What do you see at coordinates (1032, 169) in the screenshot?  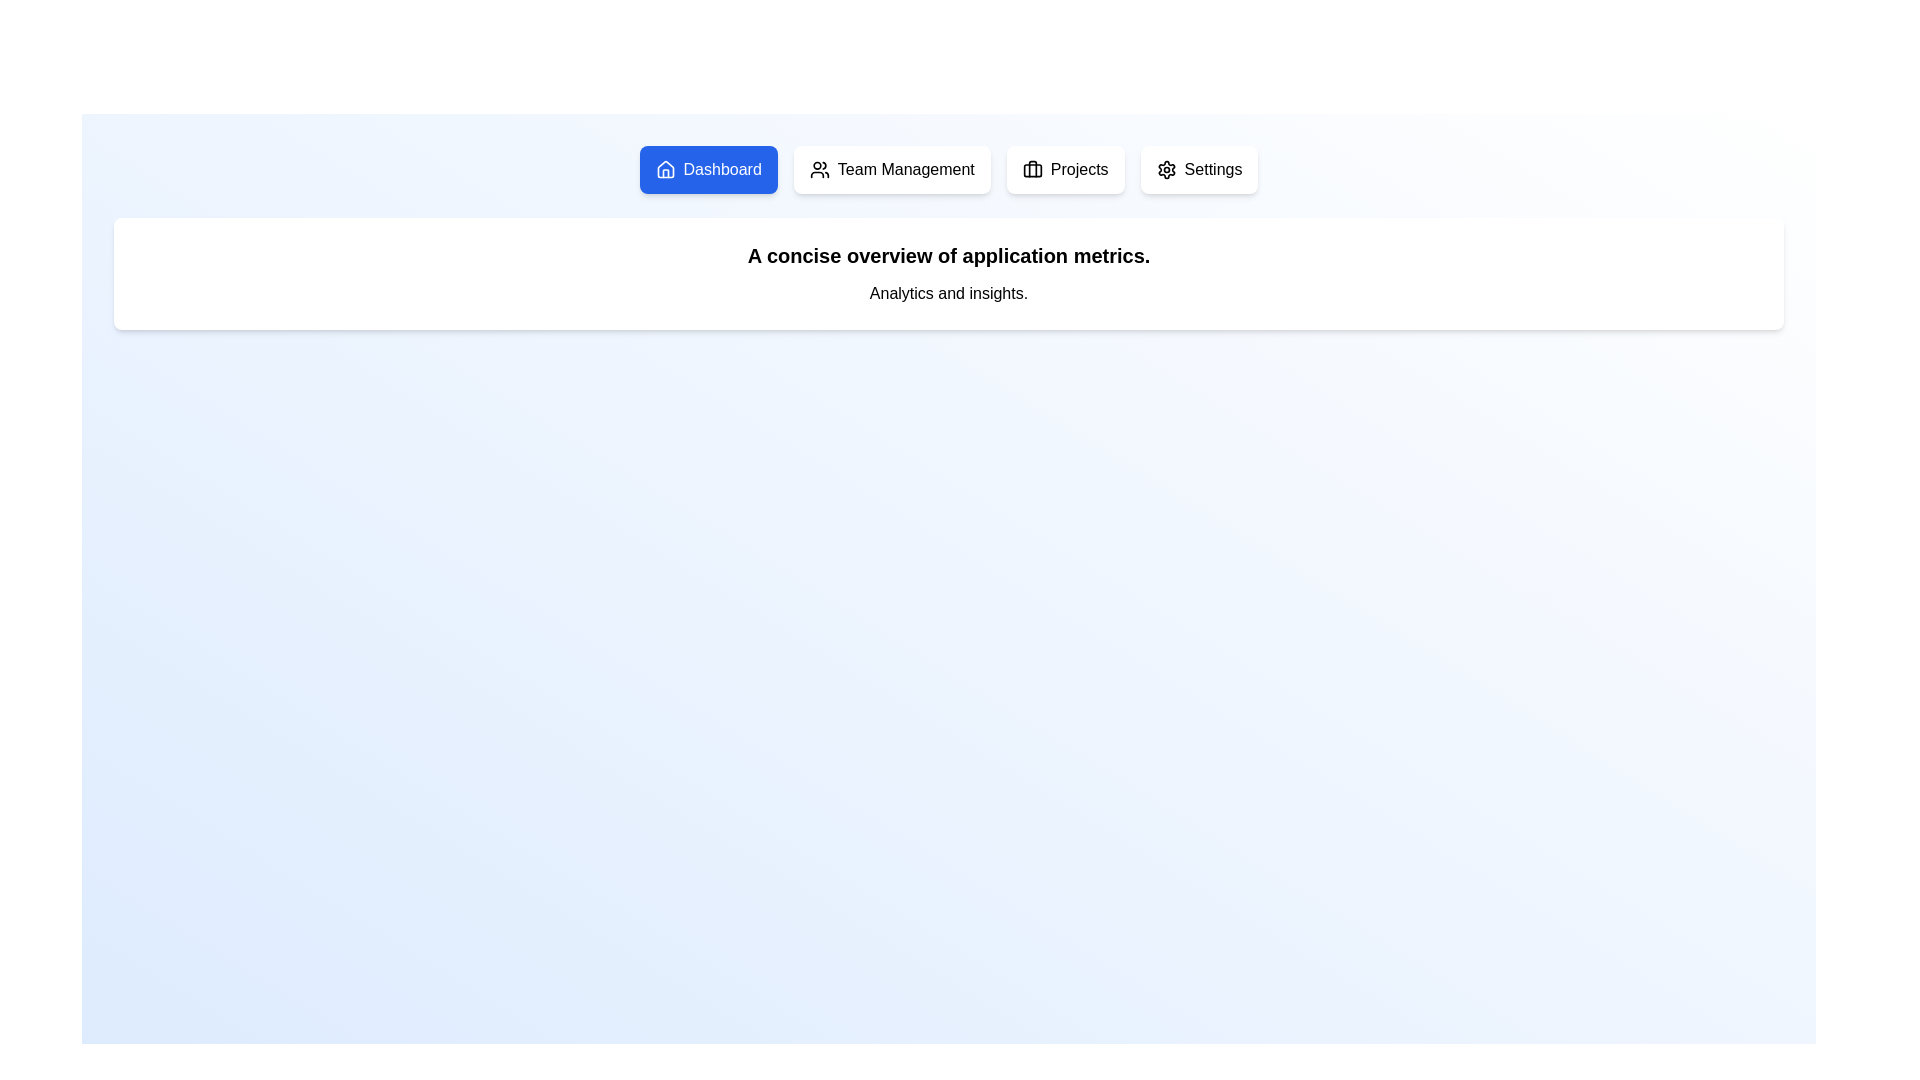 I see `the decorative shape, which is the back rectangle of the briefcase icon located third from the left in the navigation bar at the top of the interface` at bounding box center [1032, 169].